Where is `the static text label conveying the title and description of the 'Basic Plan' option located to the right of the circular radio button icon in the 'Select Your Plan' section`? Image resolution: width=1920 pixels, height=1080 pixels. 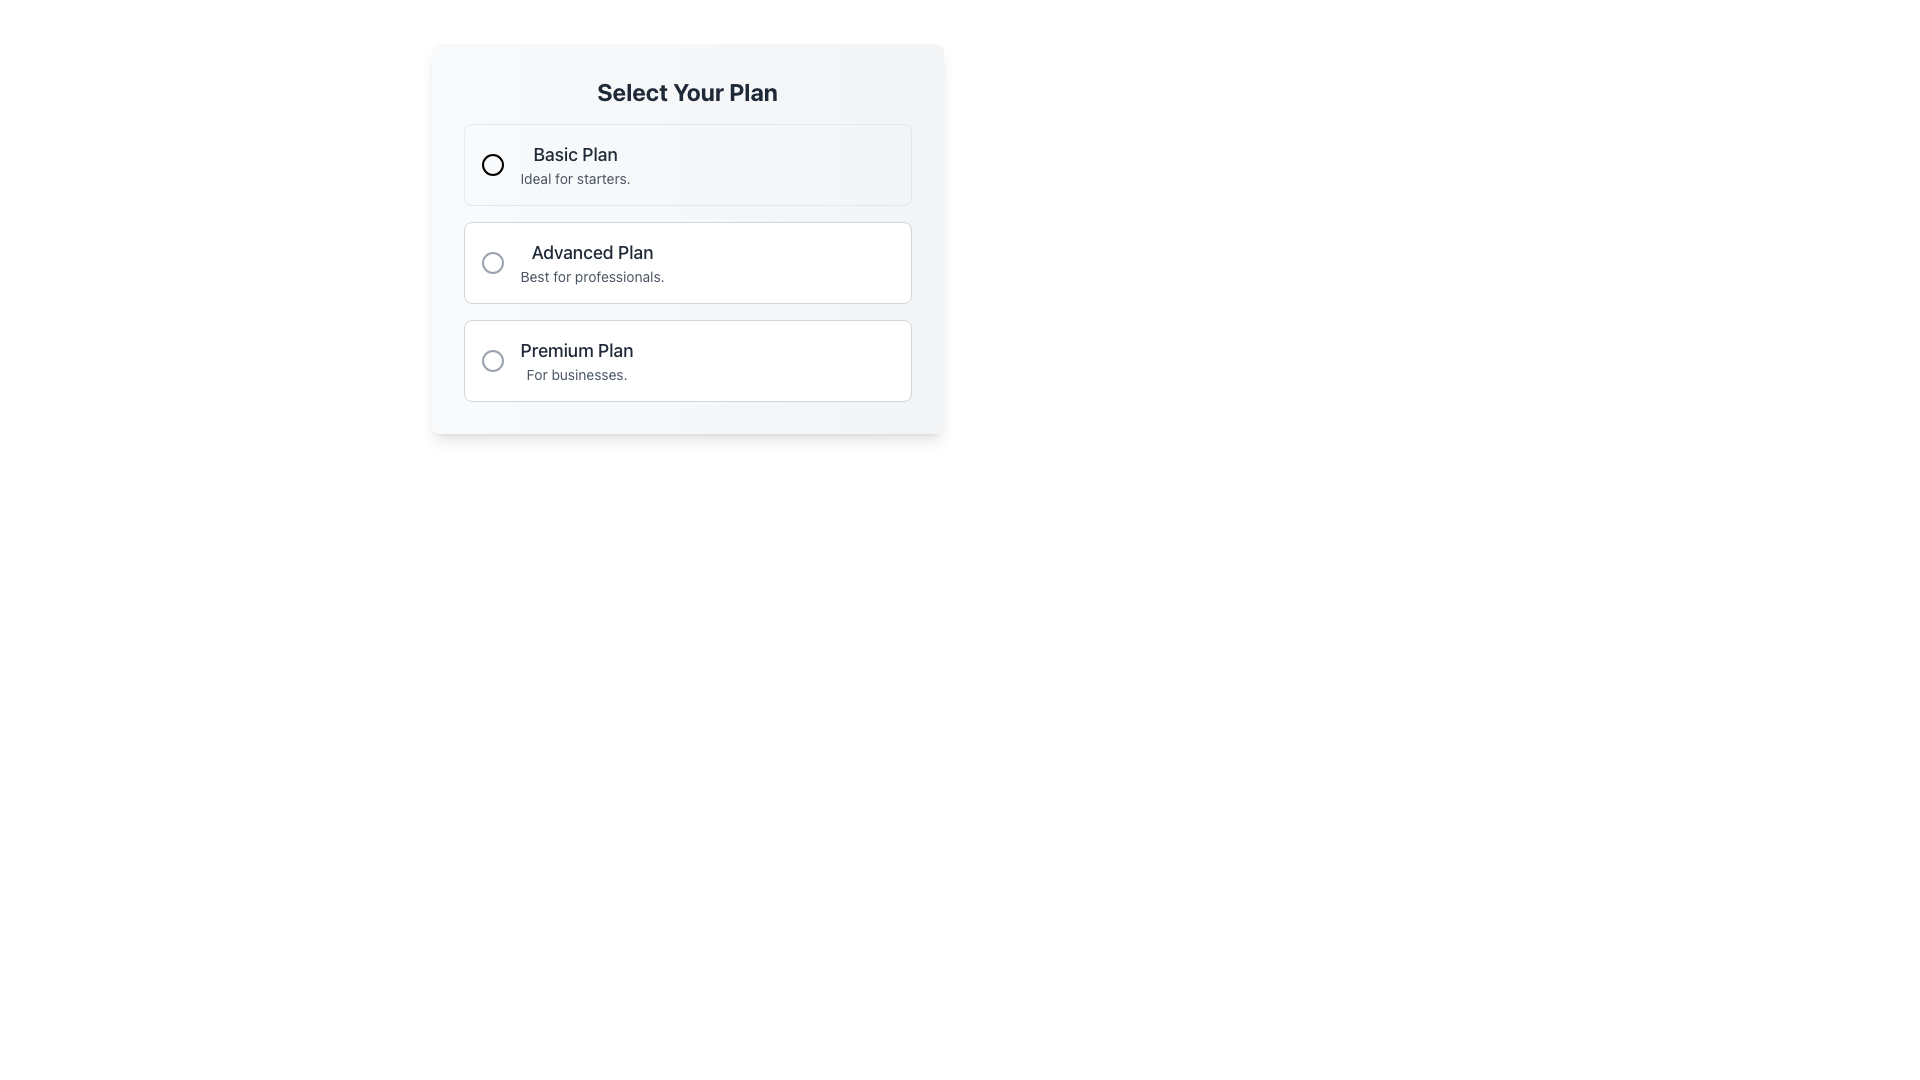
the static text label conveying the title and description of the 'Basic Plan' option located to the right of the circular radio button icon in the 'Select Your Plan' section is located at coordinates (574, 164).